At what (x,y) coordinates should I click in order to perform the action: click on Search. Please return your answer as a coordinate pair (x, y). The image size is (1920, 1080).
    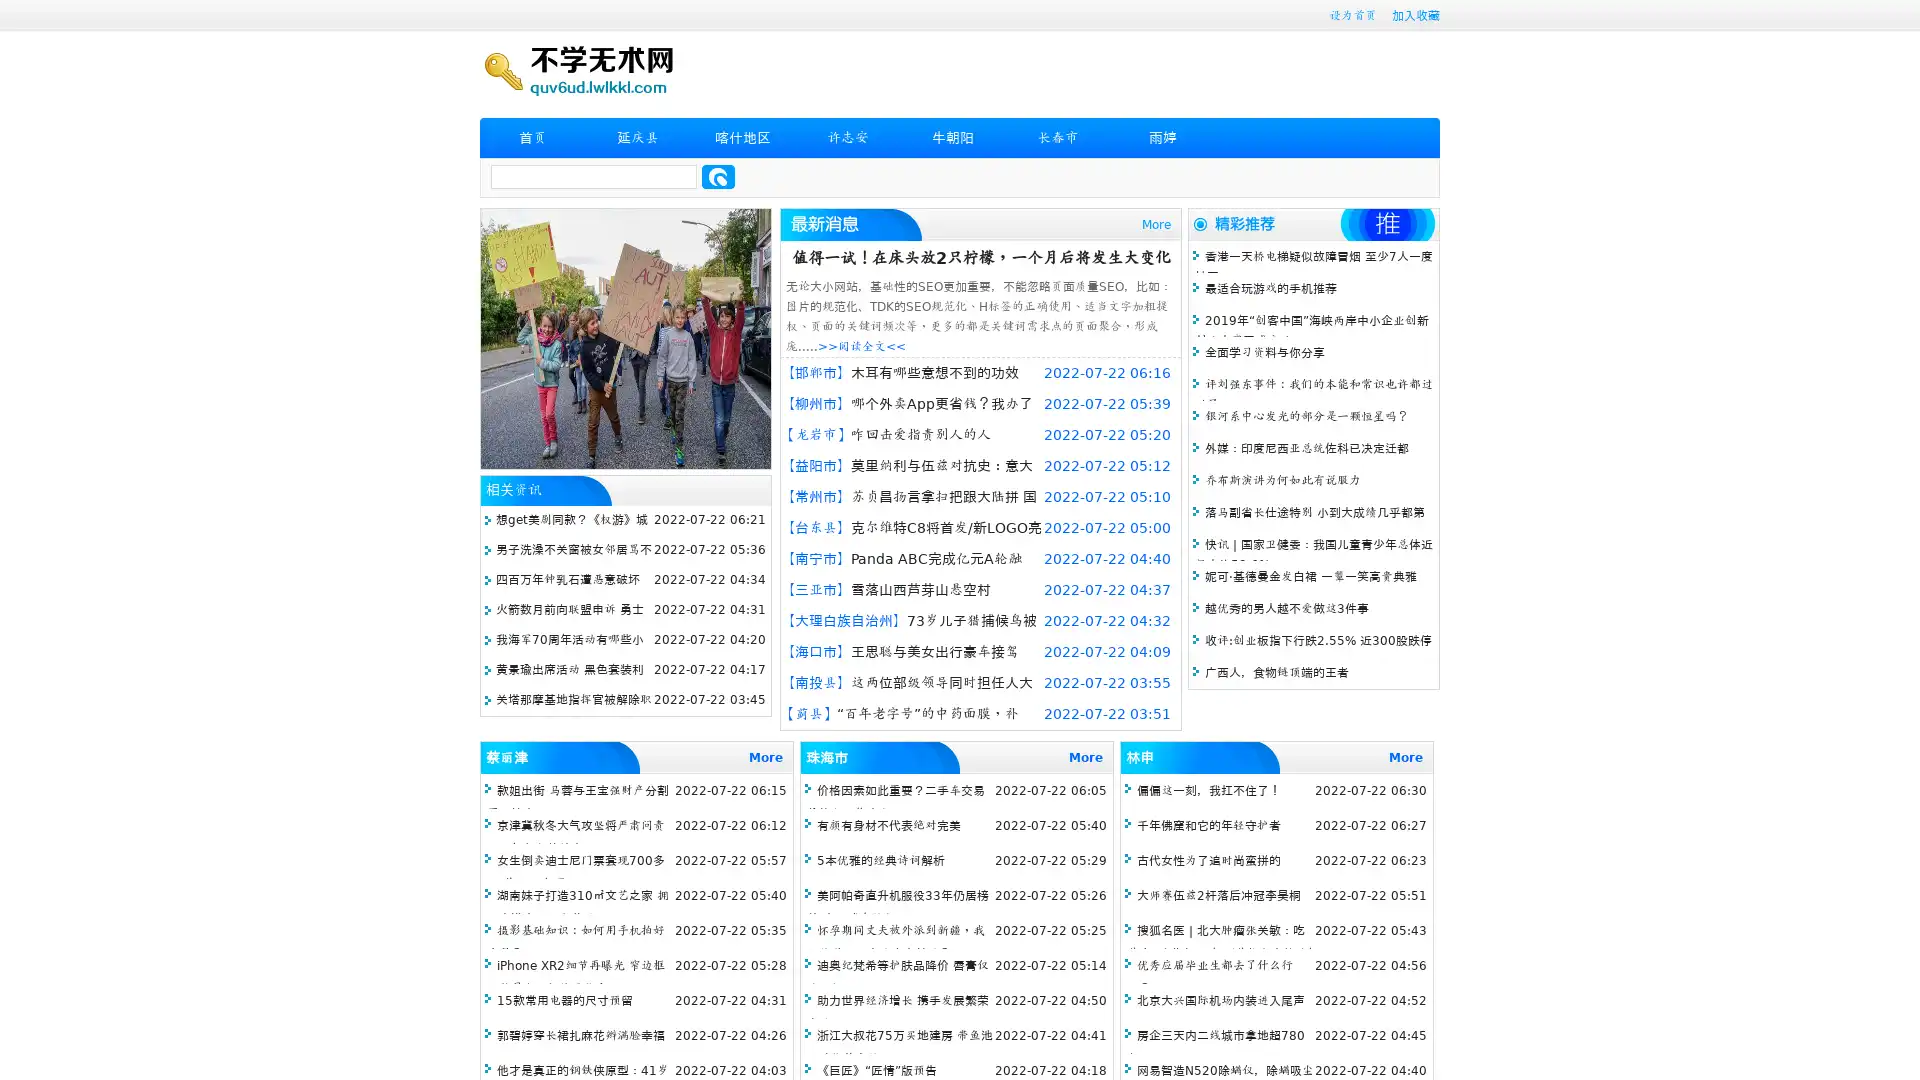
    Looking at the image, I should click on (718, 176).